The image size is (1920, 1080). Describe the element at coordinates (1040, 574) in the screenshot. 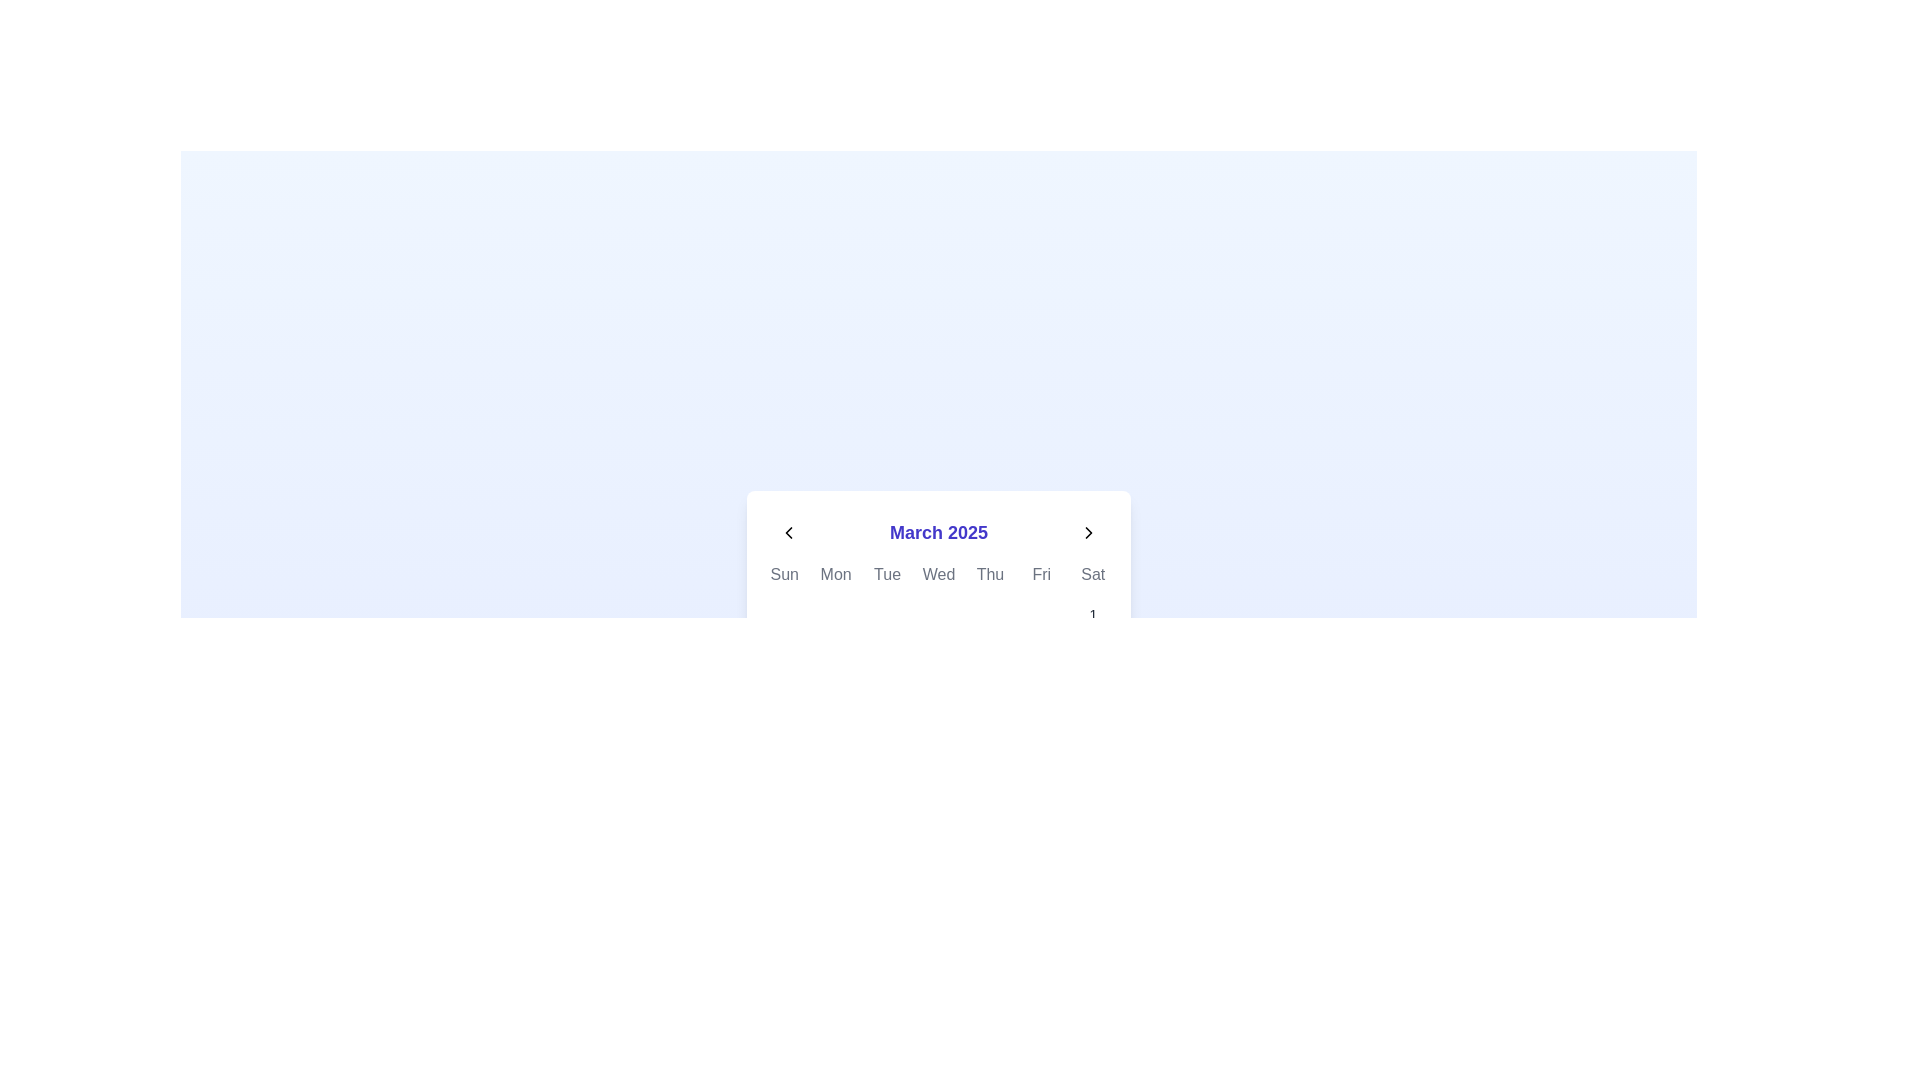

I see `the text label displaying 'Fri' in gray color, which is the sixth item in the row of day abbreviations at the top of the date picker` at that location.